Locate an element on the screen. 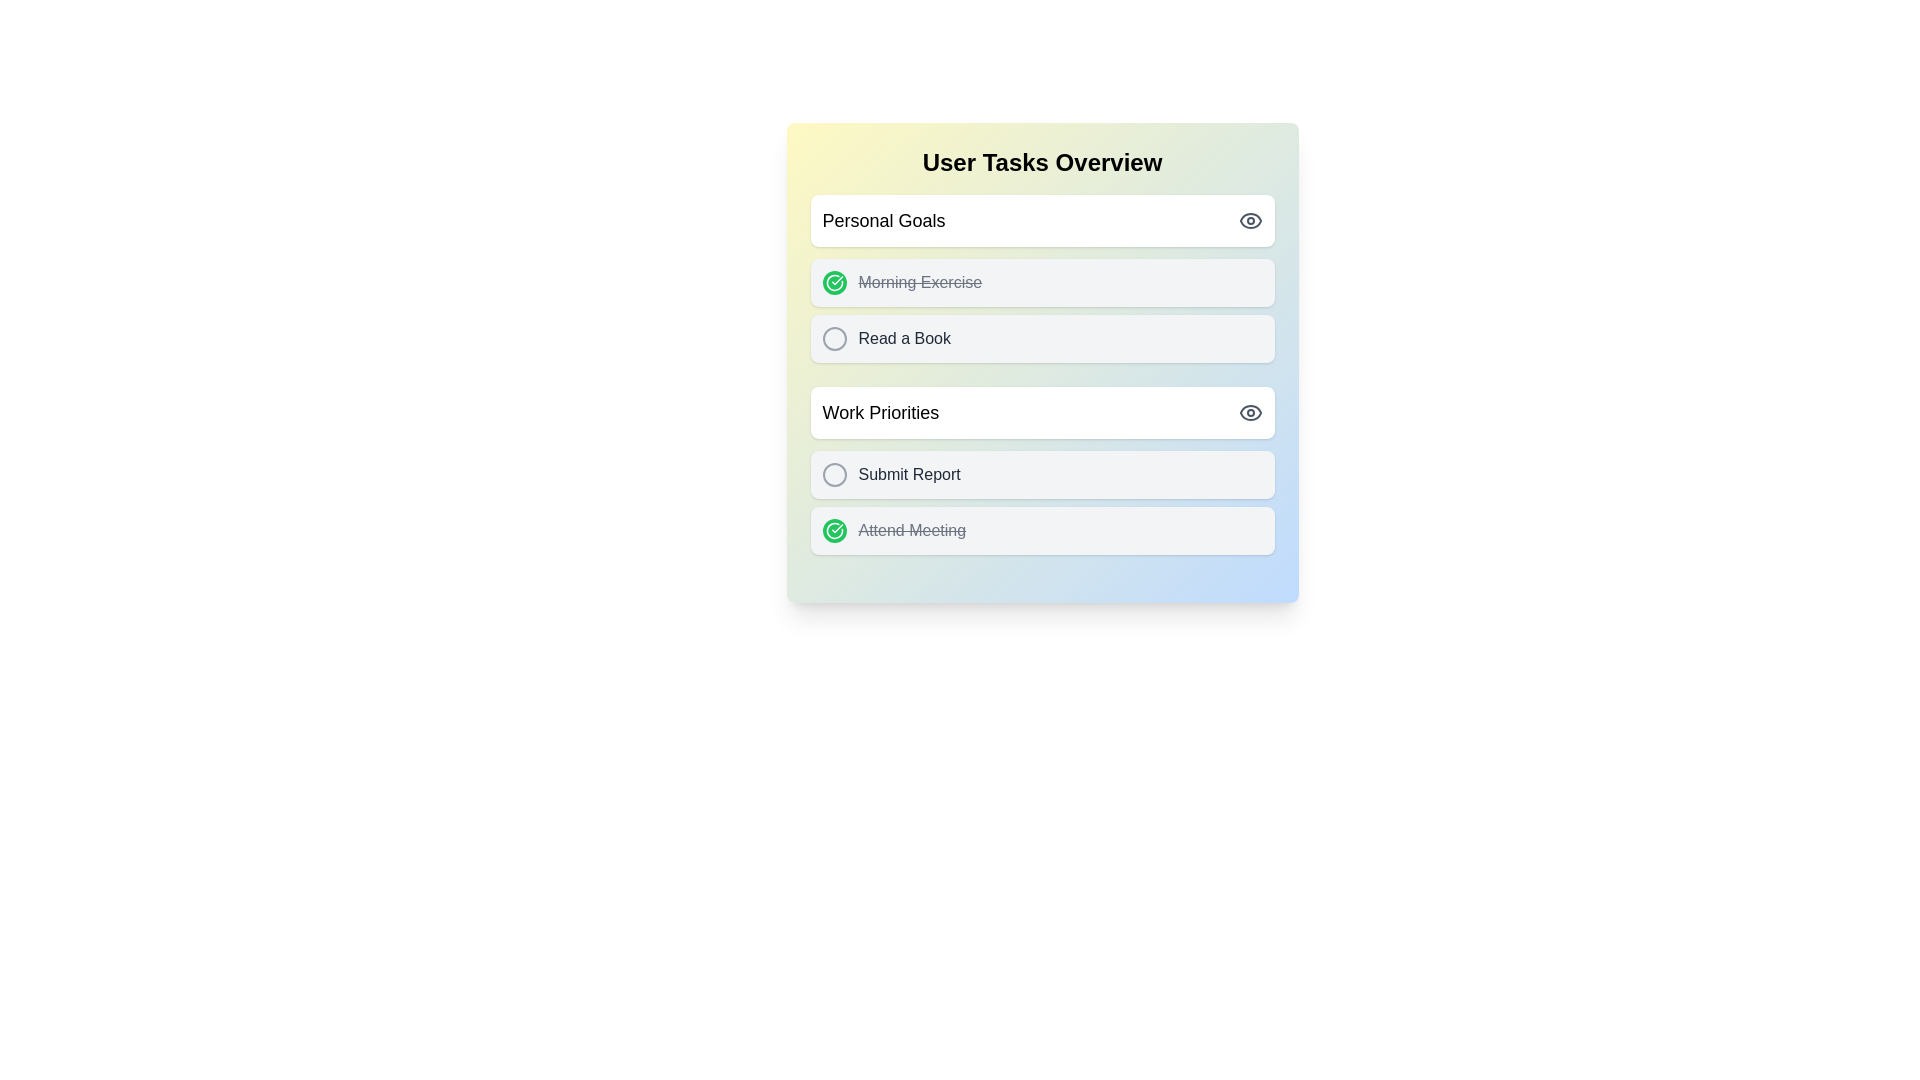 This screenshot has width=1920, height=1080. the text label displaying 'Read a Book', which is dark gray and located next to a circular checkbox in the 'Personal Goals' list is located at coordinates (903, 338).